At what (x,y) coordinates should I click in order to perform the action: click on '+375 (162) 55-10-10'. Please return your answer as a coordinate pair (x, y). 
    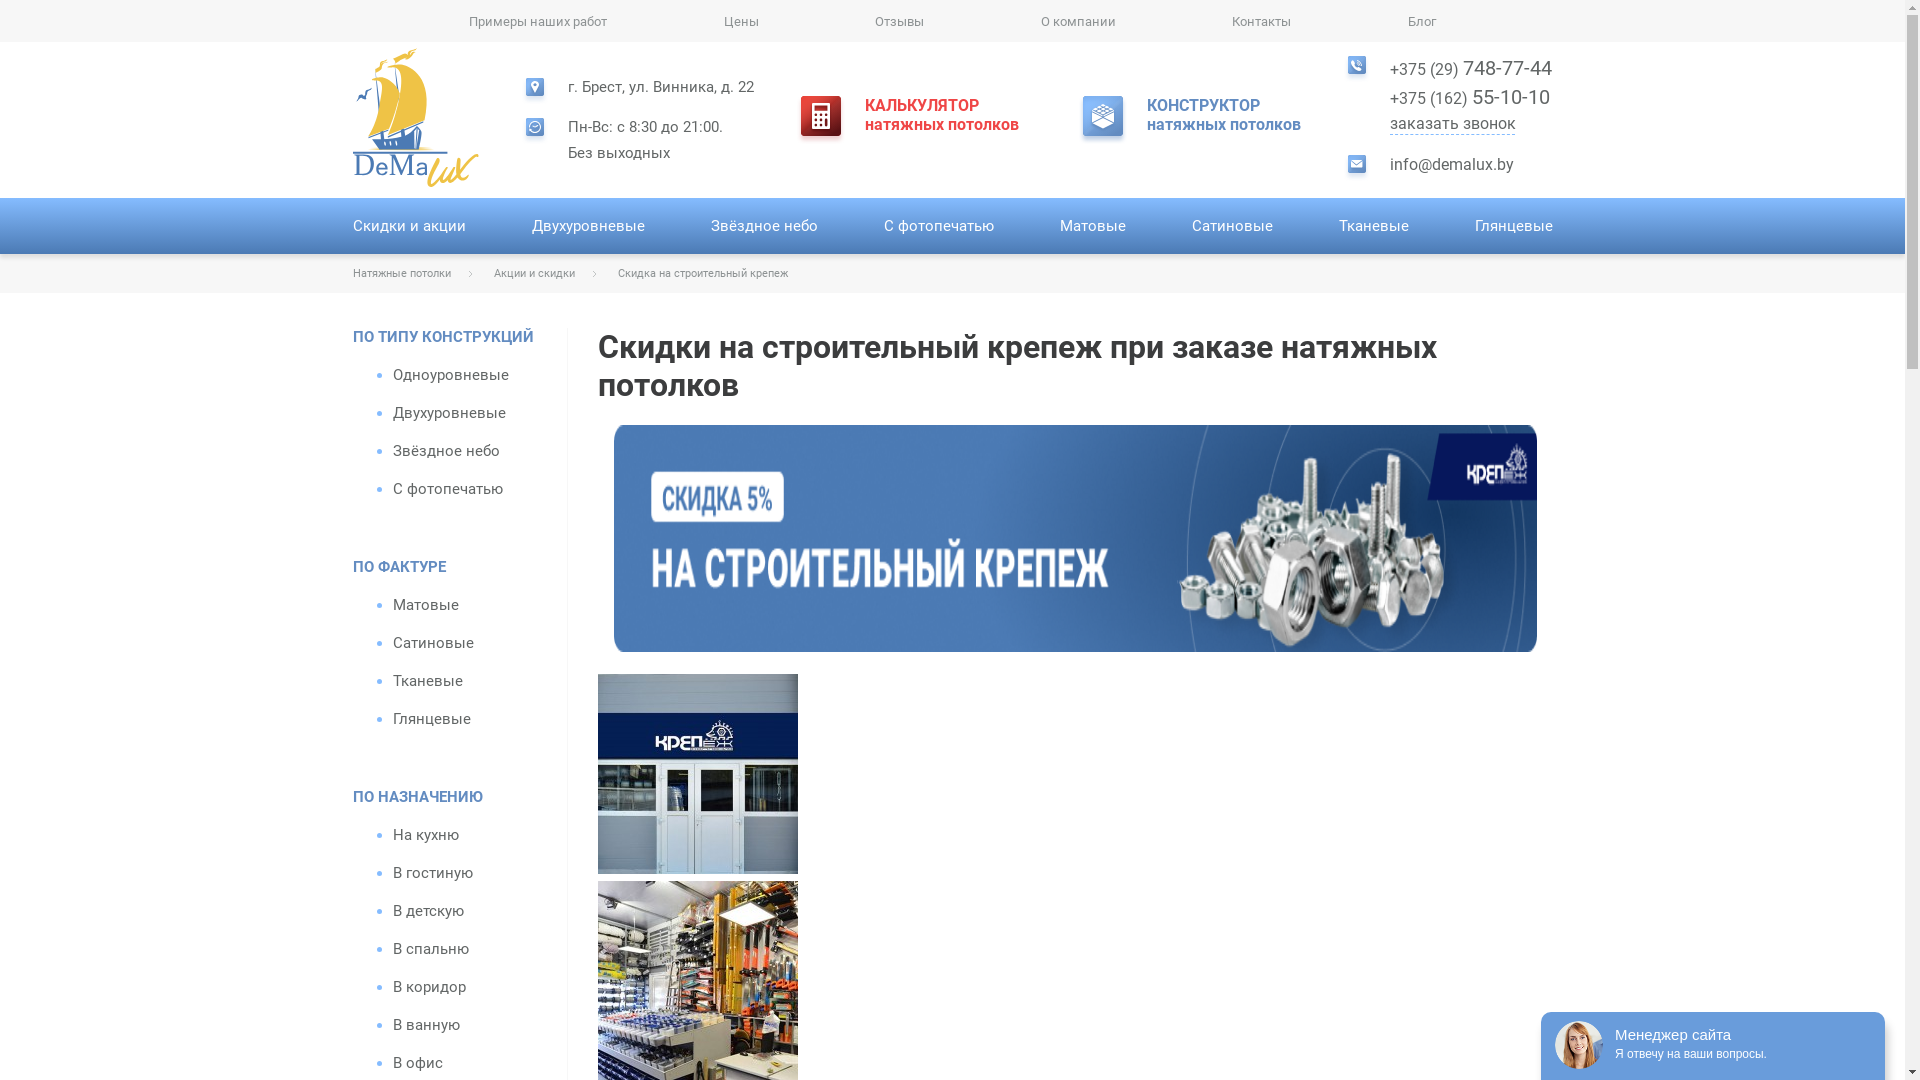
    Looking at the image, I should click on (1389, 96).